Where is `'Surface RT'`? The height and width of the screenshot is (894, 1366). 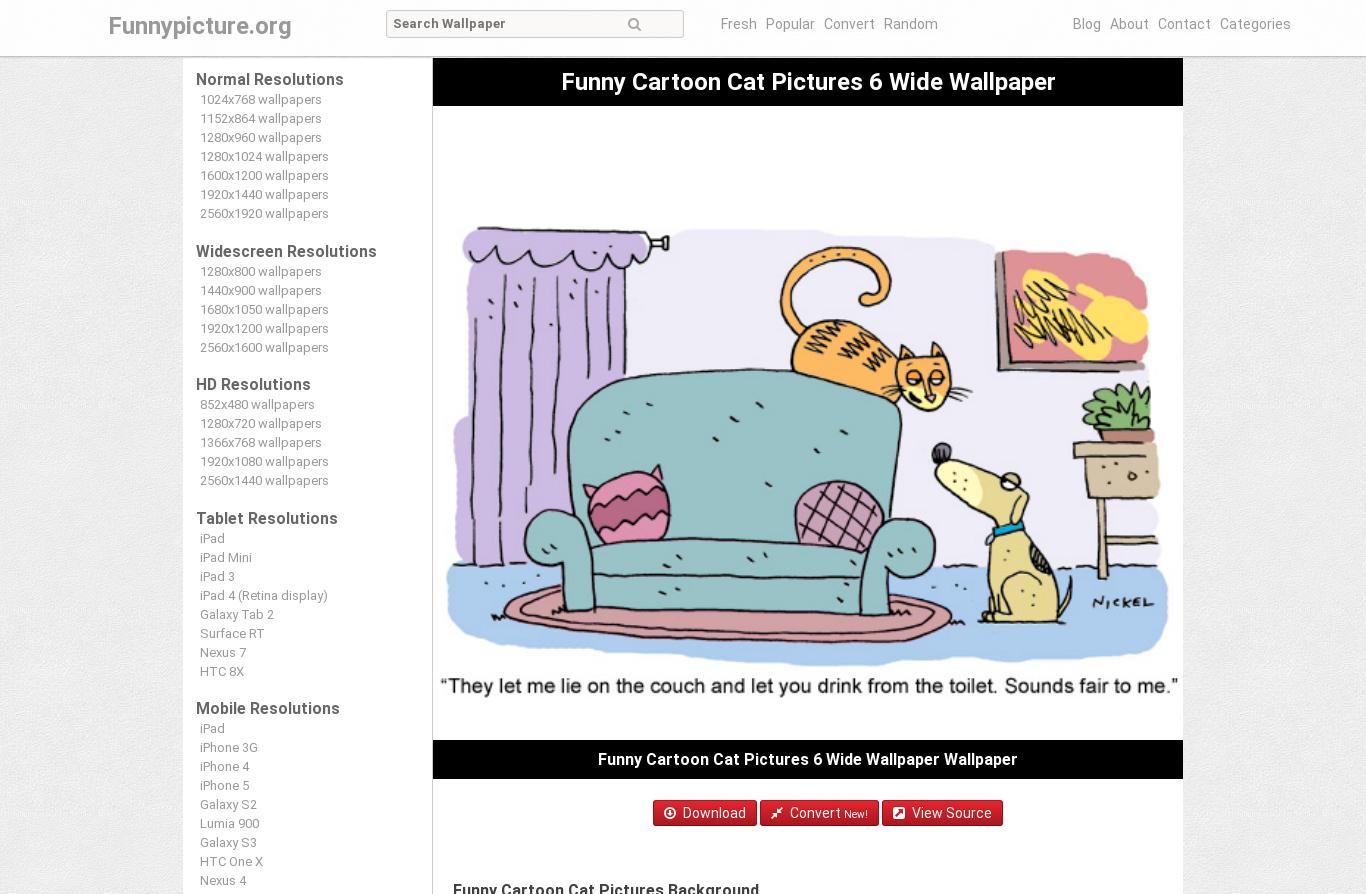
'Surface RT' is located at coordinates (232, 632).